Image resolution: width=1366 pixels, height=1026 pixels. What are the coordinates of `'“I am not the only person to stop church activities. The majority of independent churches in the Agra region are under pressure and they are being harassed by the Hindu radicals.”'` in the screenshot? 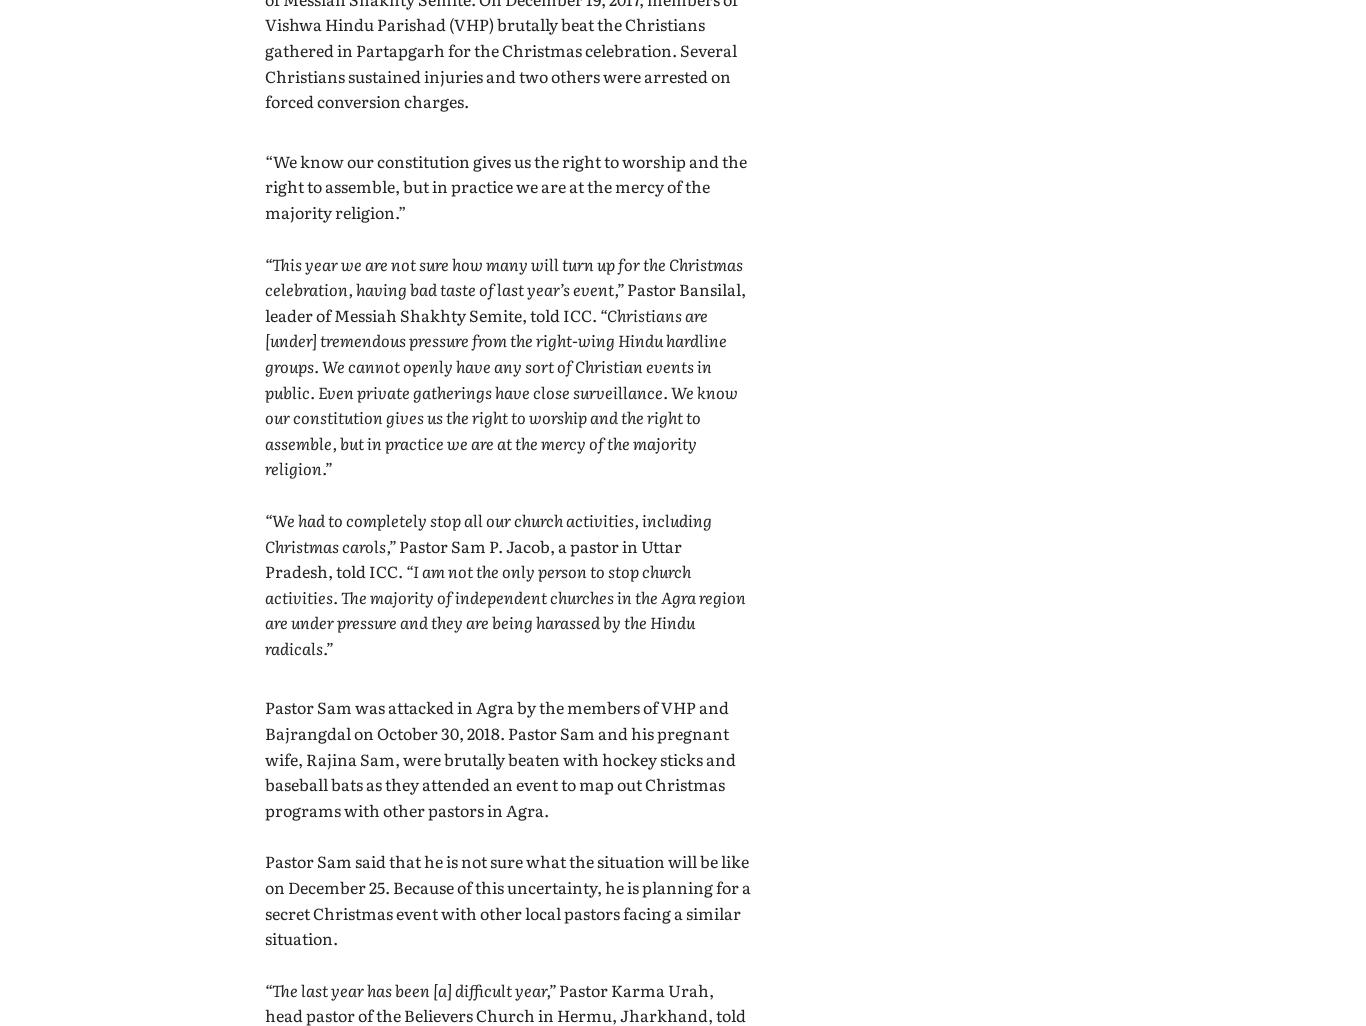 It's located at (505, 608).